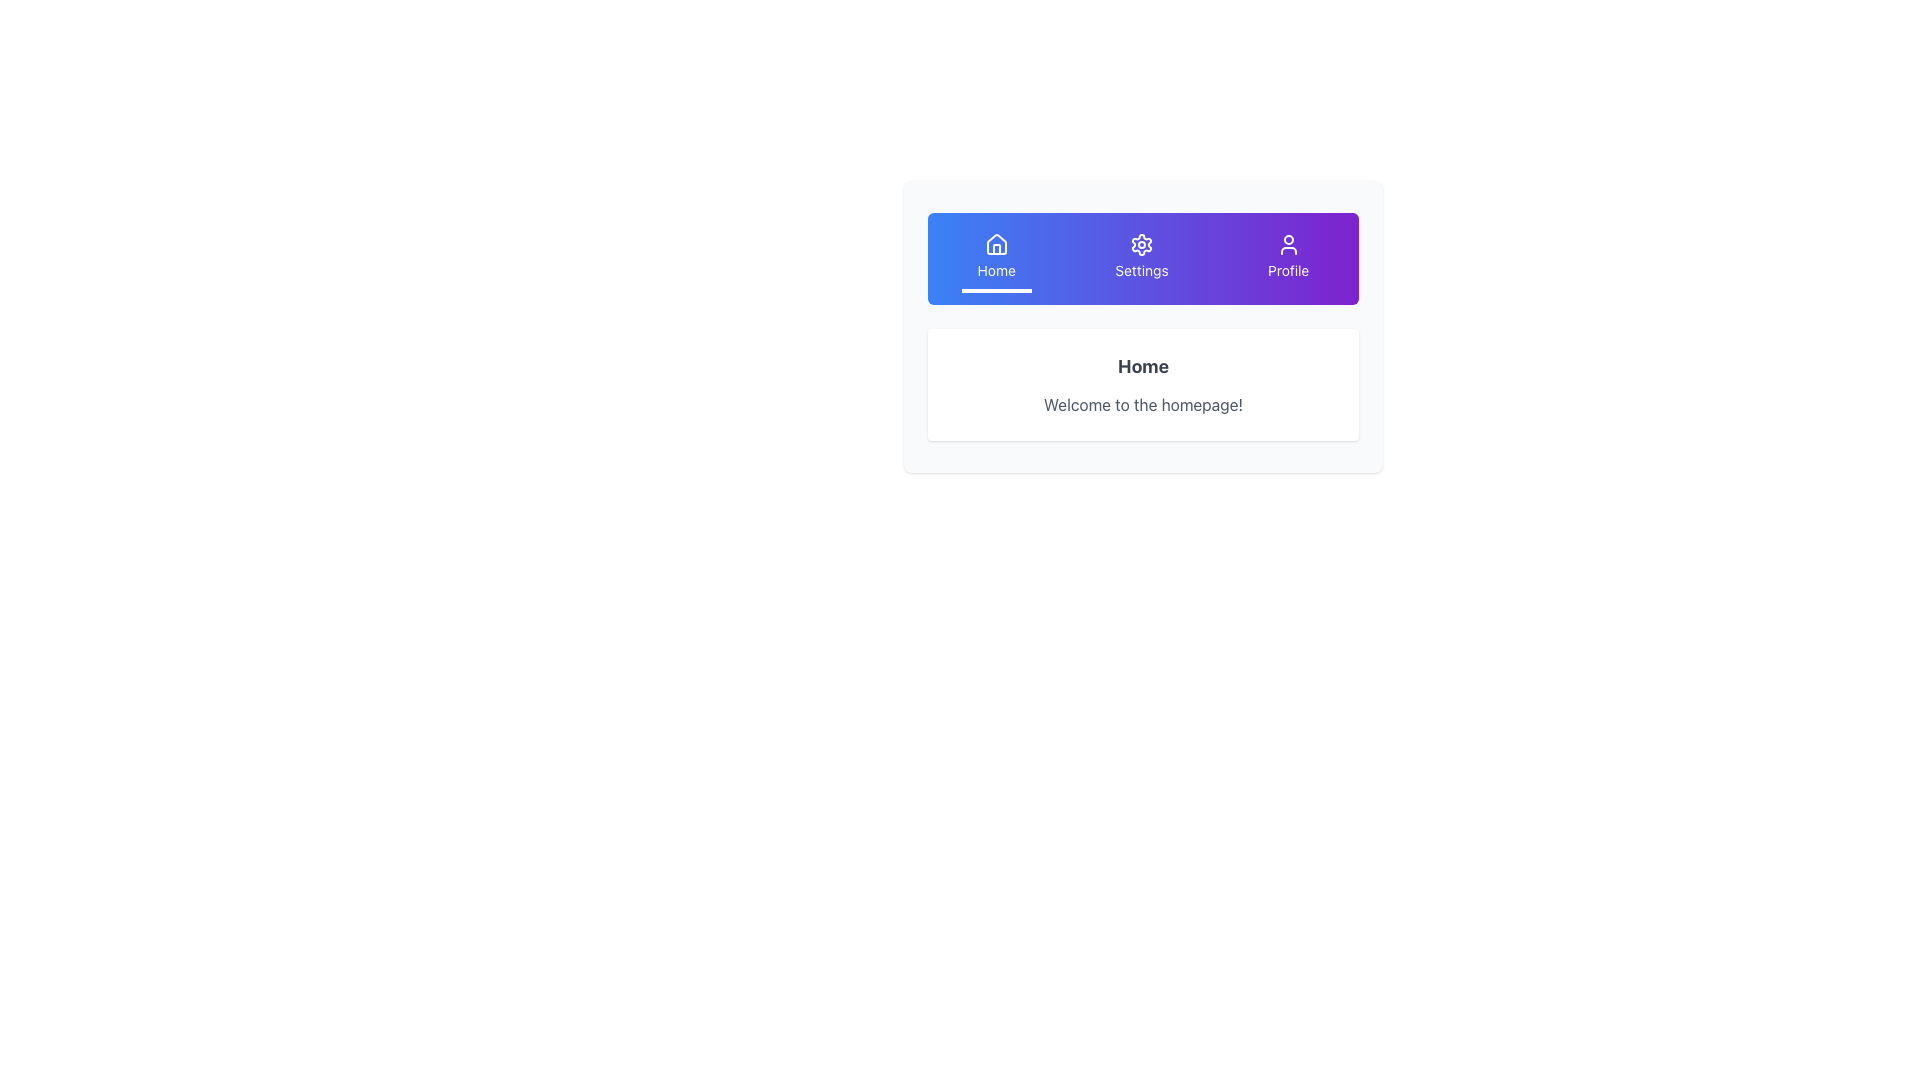  What do you see at coordinates (1142, 244) in the screenshot?
I see `the settings icon located in the toolbar, which is the second item from the left` at bounding box center [1142, 244].